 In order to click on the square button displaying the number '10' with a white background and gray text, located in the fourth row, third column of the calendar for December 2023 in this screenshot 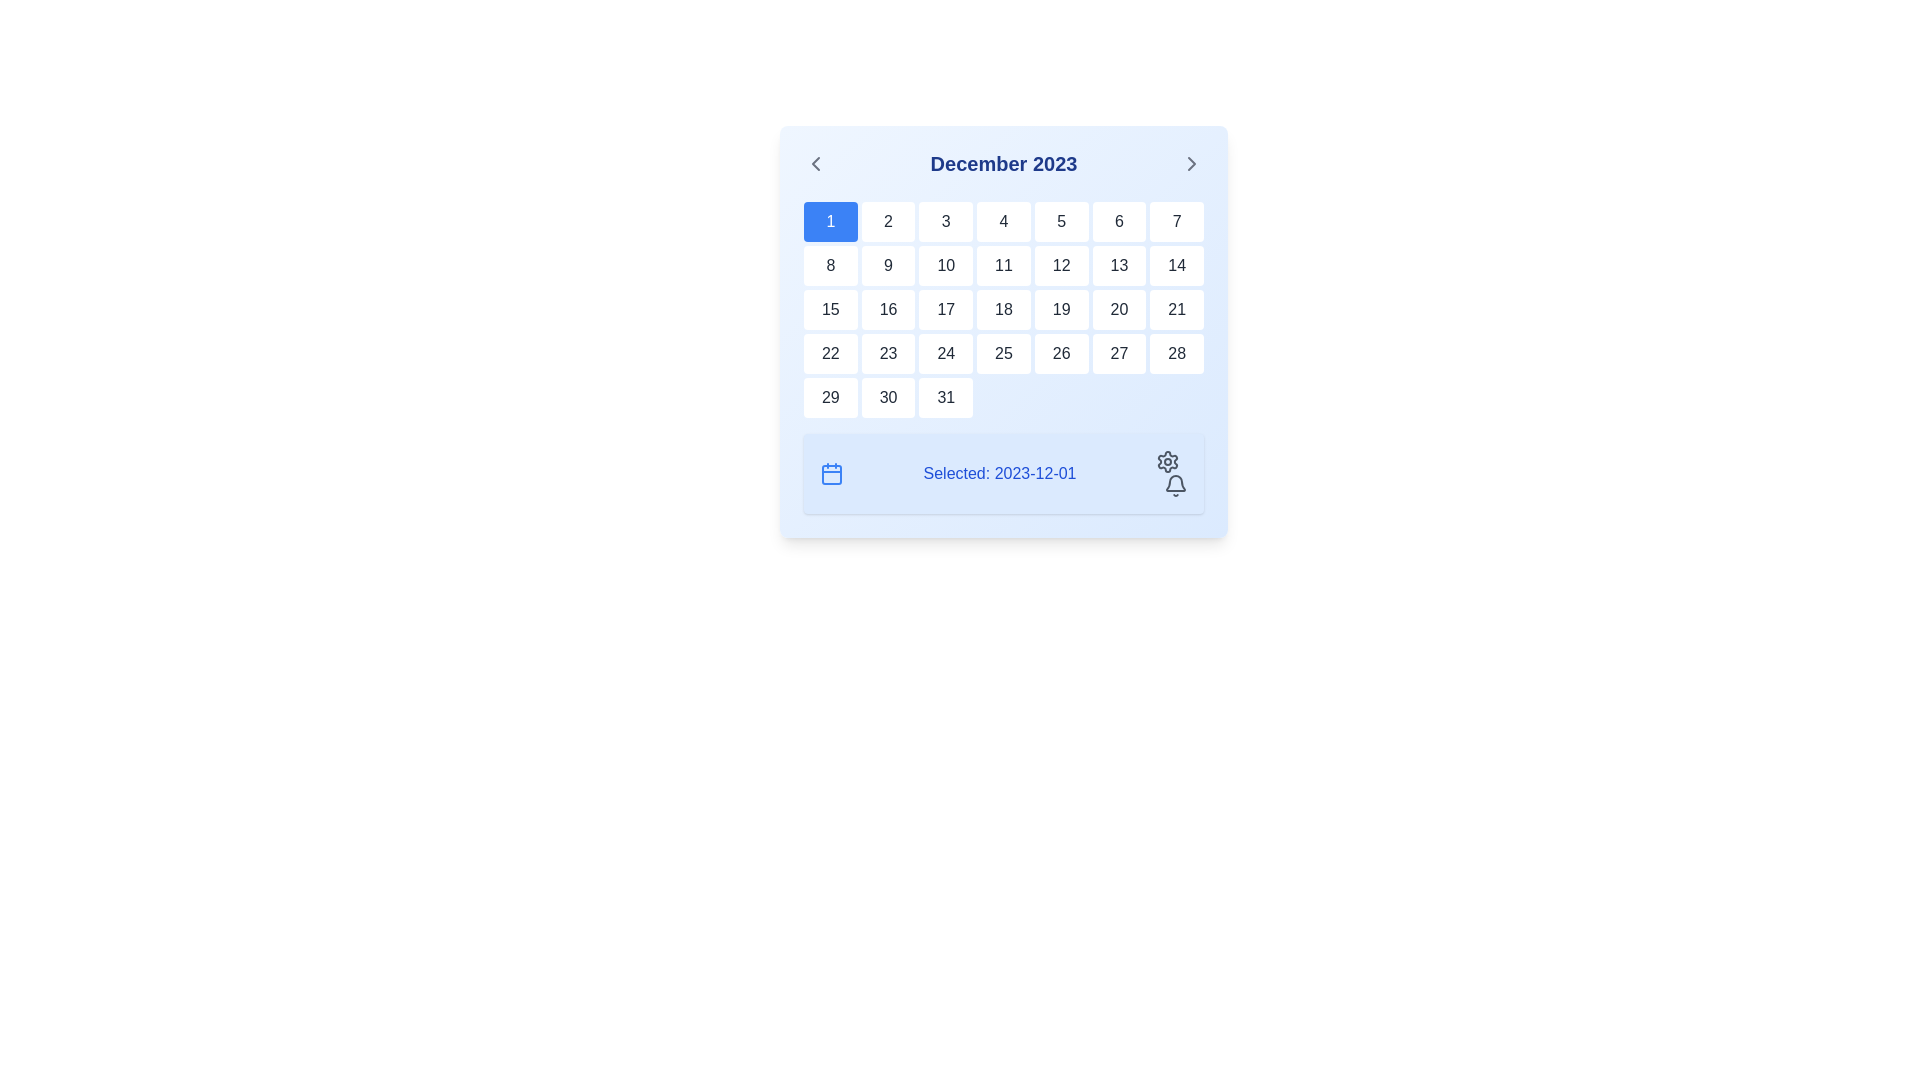, I will do `click(945, 265)`.